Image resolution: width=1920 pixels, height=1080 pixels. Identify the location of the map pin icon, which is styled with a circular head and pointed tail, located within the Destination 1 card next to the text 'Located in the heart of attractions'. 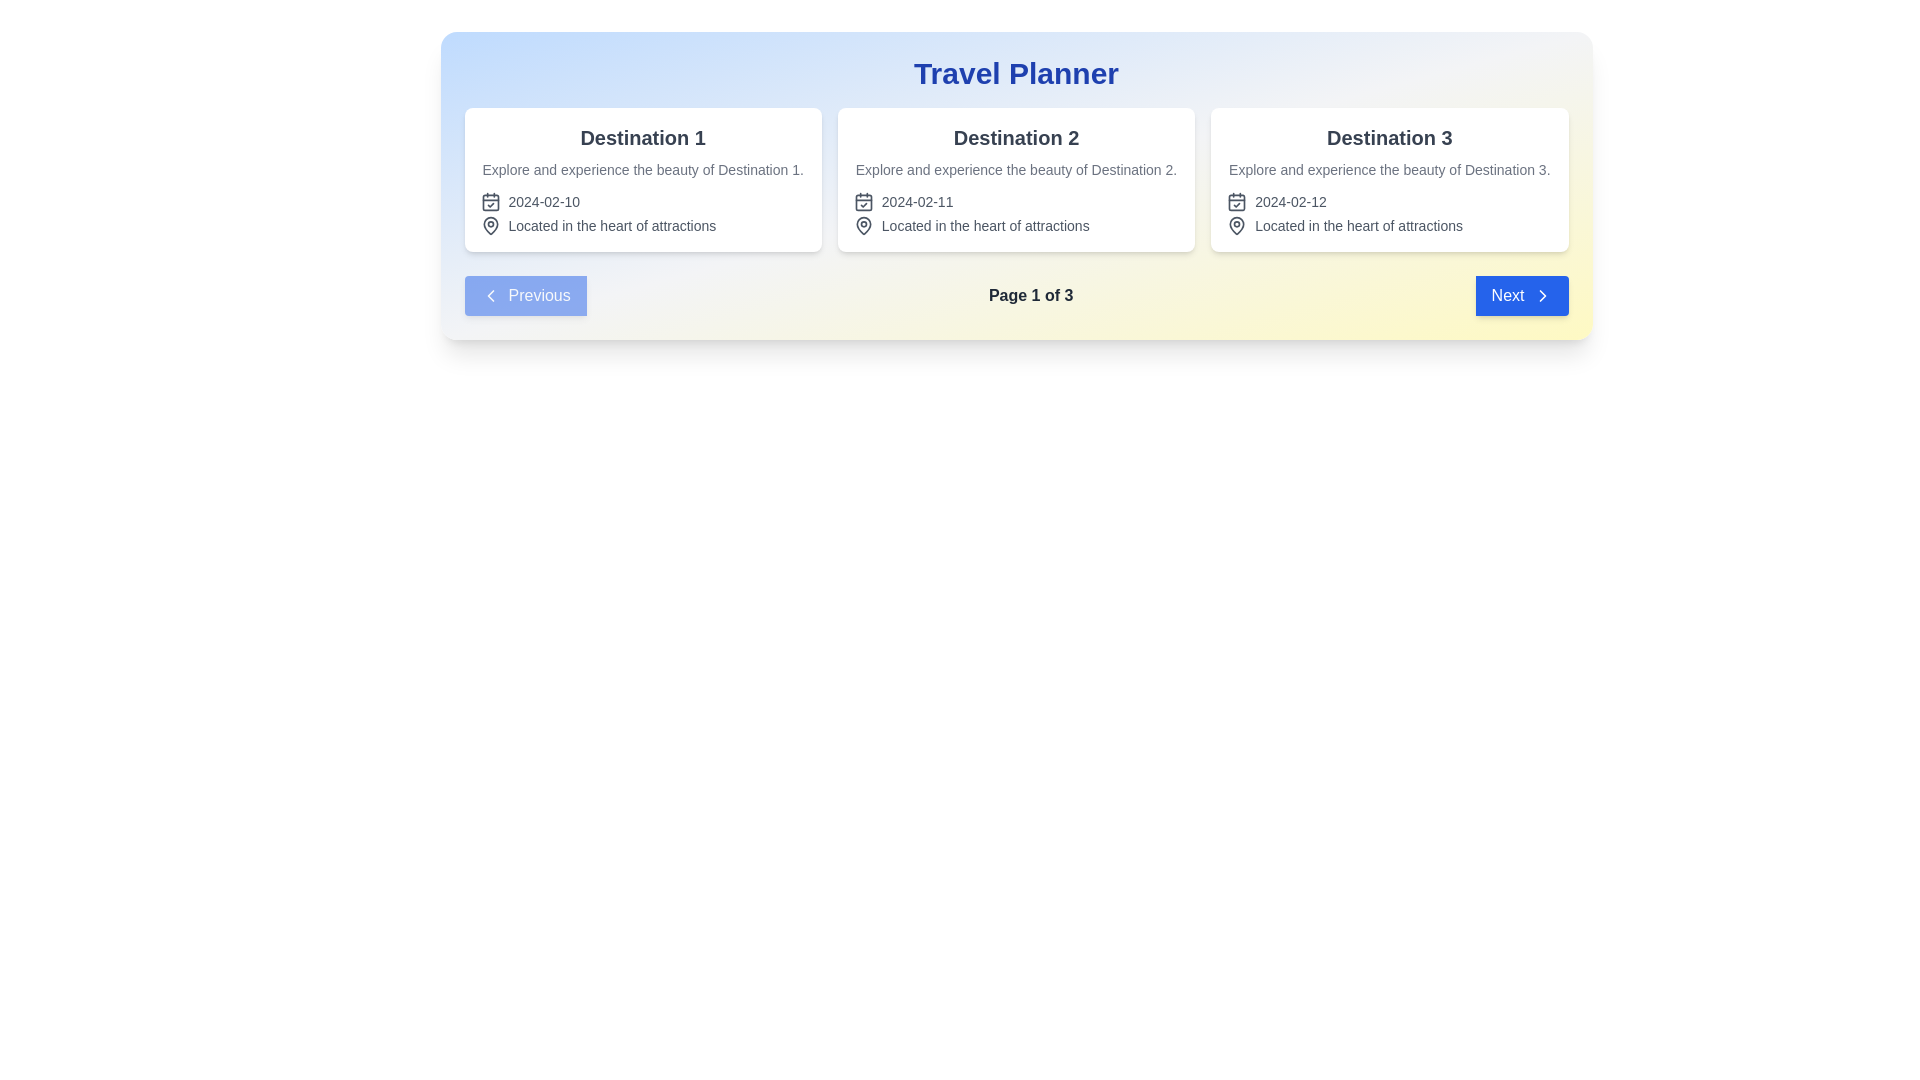
(490, 225).